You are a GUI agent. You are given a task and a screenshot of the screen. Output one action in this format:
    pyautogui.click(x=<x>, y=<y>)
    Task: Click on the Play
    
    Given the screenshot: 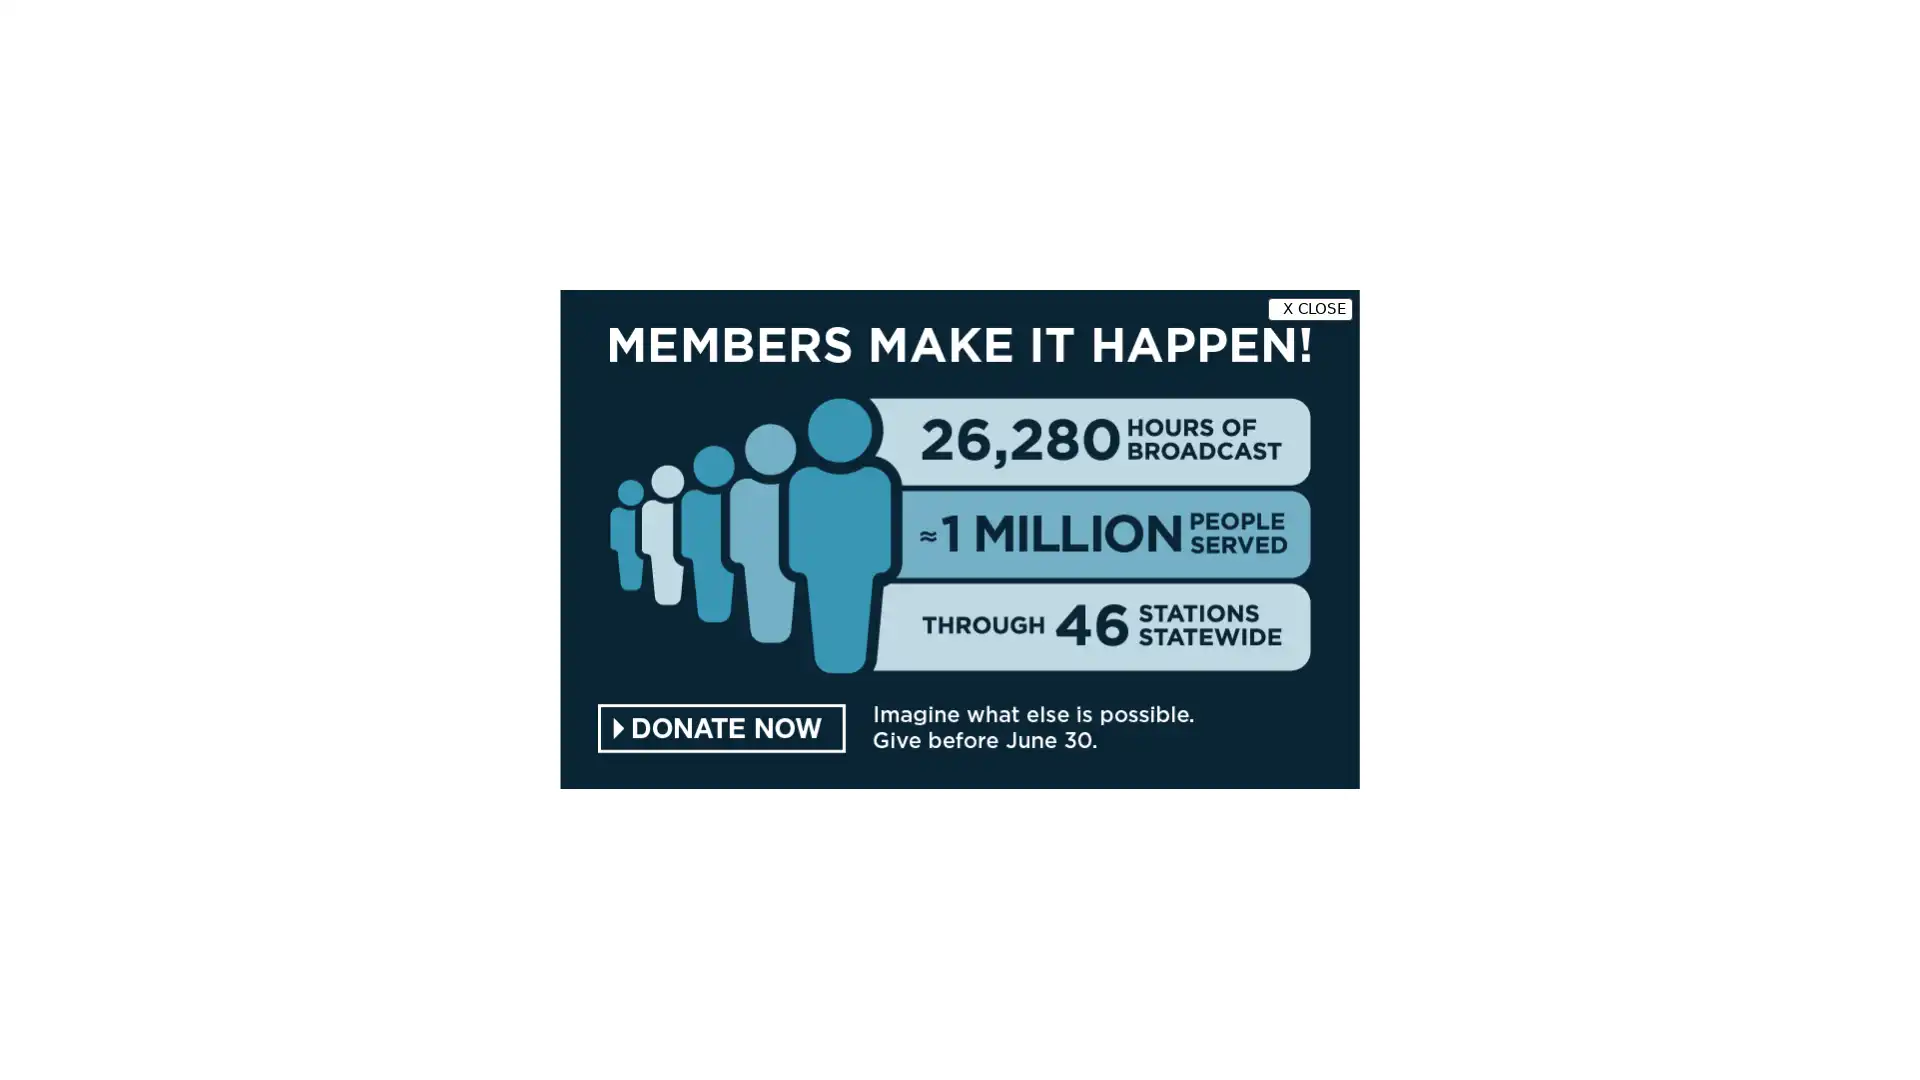 What is the action you would take?
    pyautogui.click(x=300, y=158)
    